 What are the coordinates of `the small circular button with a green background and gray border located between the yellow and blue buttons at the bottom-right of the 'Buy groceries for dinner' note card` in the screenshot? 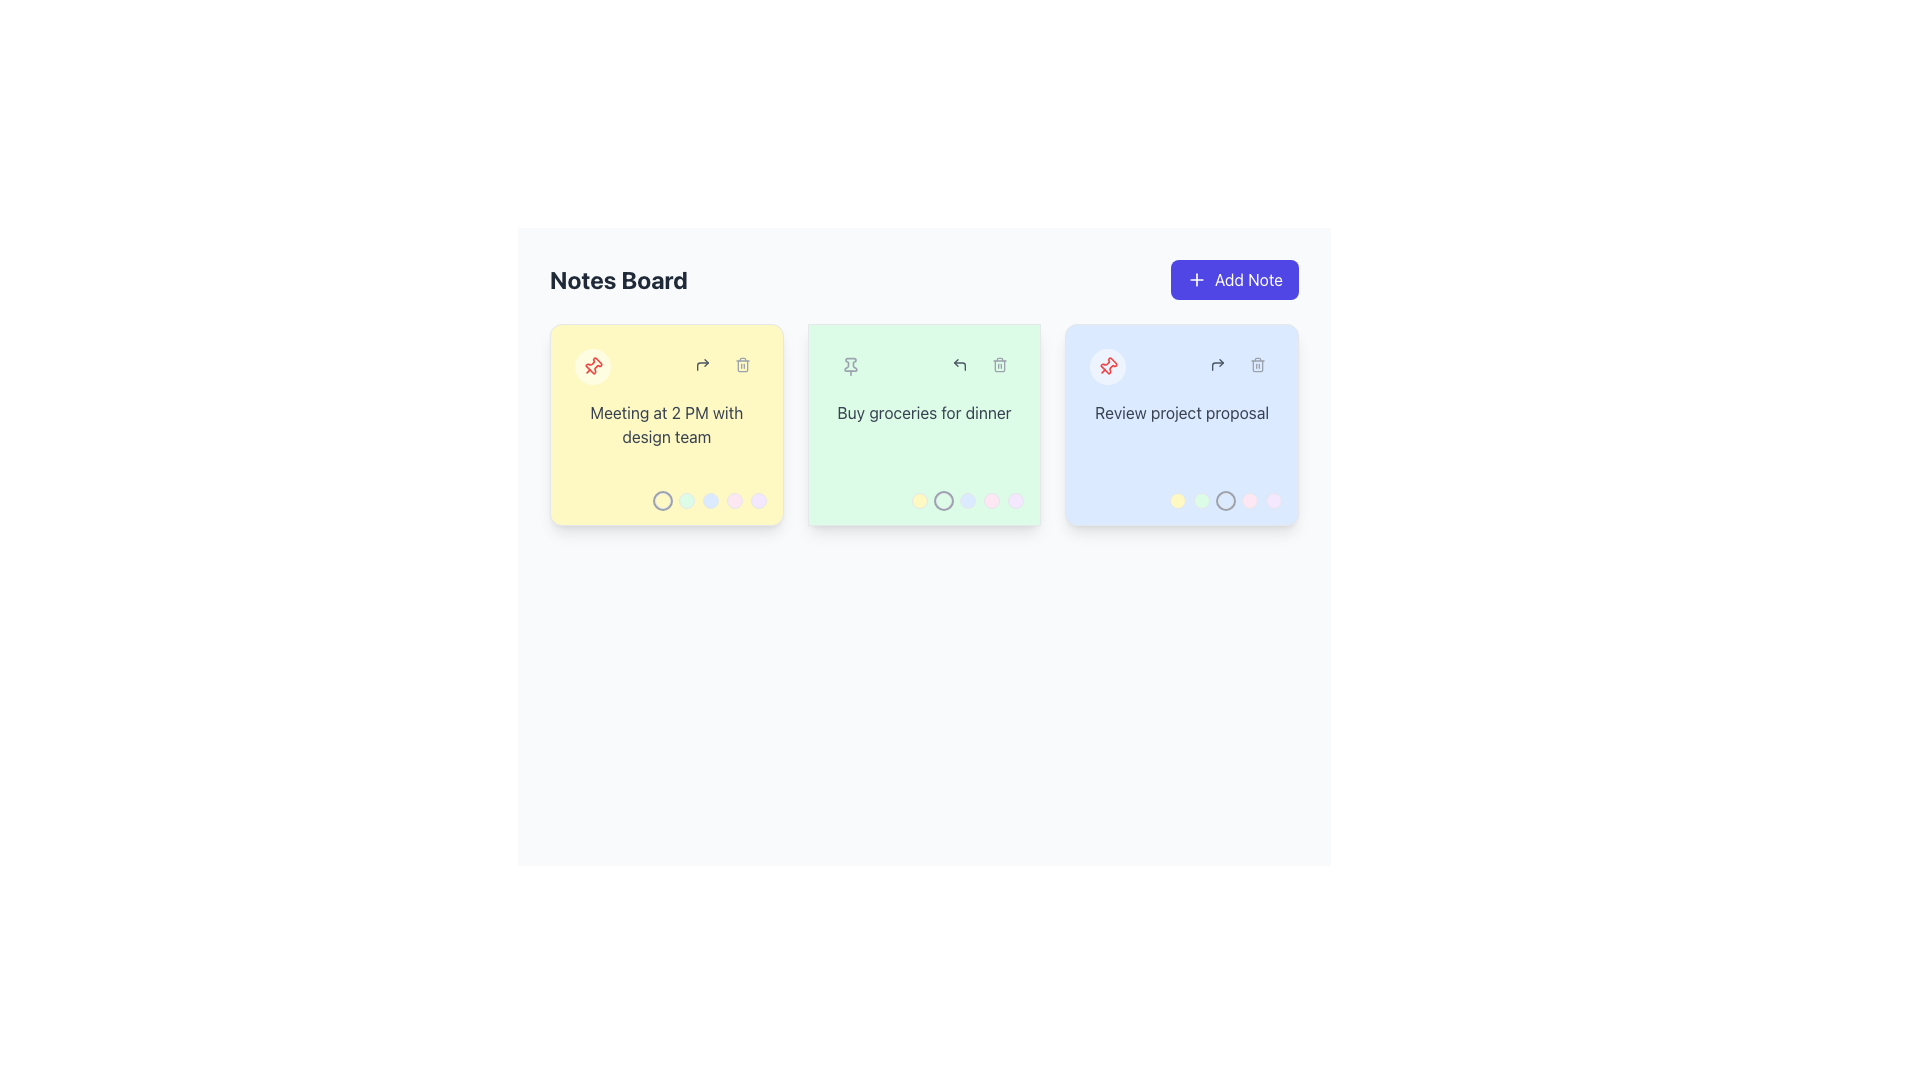 It's located at (943, 500).